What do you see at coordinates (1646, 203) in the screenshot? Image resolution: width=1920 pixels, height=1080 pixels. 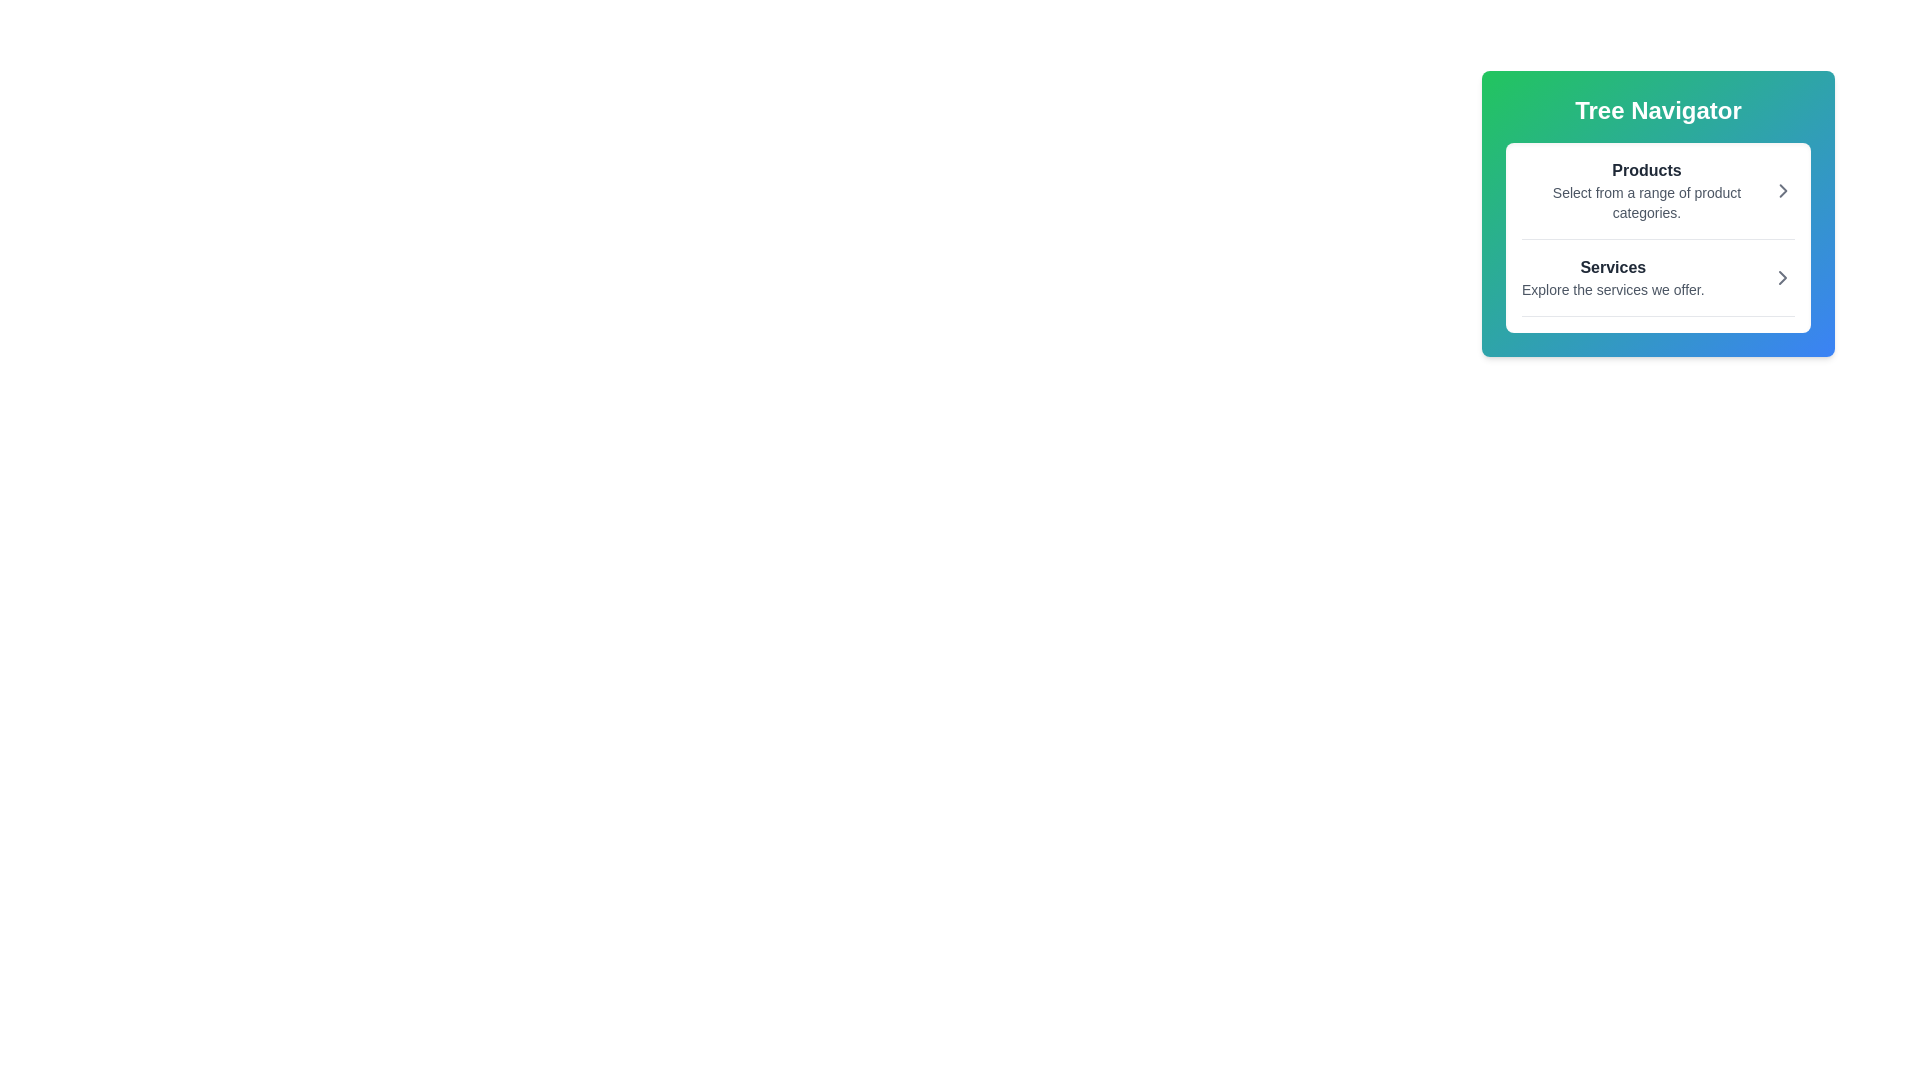 I see `the text description stating 'Select from a range of product categories.' located beneath the heading 'Products' within the 'Tree Navigator' panel` at bounding box center [1646, 203].